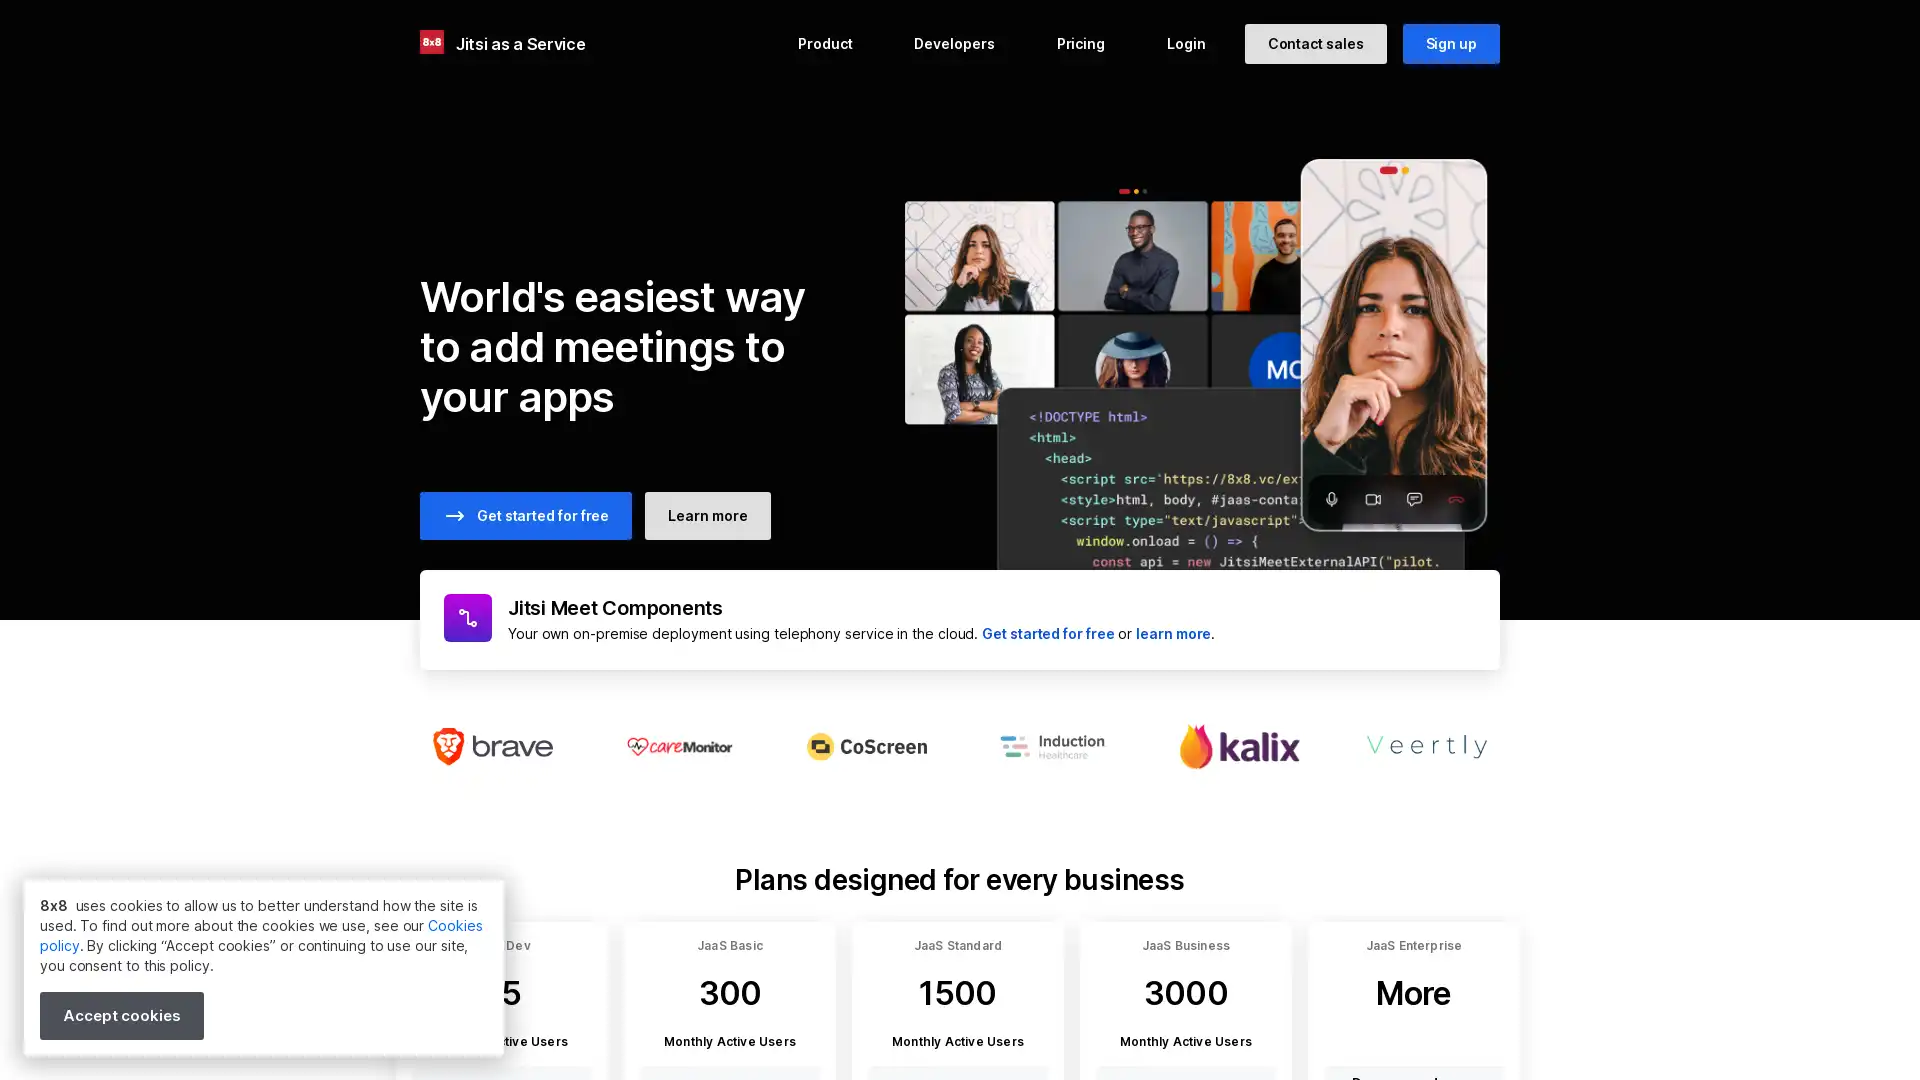 This screenshot has width=1920, height=1080. What do you see at coordinates (1450, 43) in the screenshot?
I see `Sign up` at bounding box center [1450, 43].